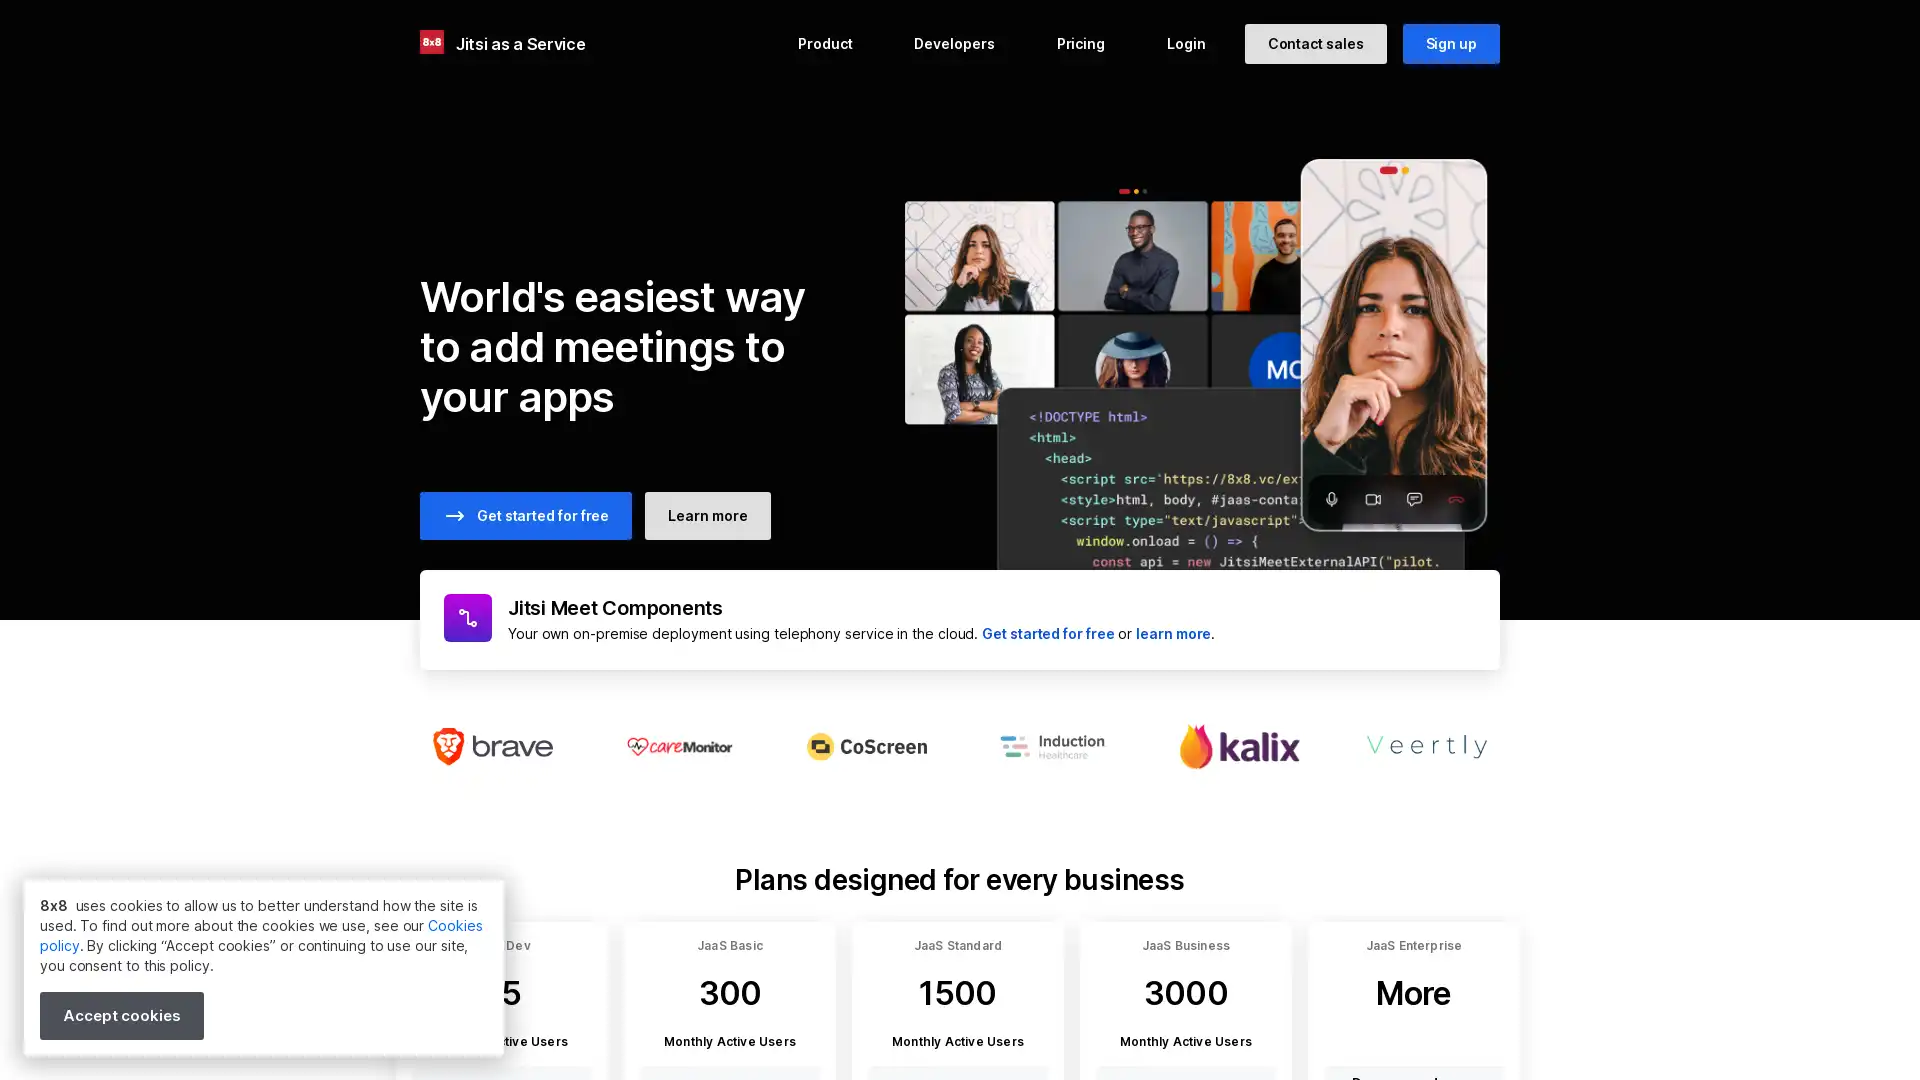 This screenshot has width=1920, height=1080. What do you see at coordinates (1450, 43) in the screenshot?
I see `Sign up` at bounding box center [1450, 43].